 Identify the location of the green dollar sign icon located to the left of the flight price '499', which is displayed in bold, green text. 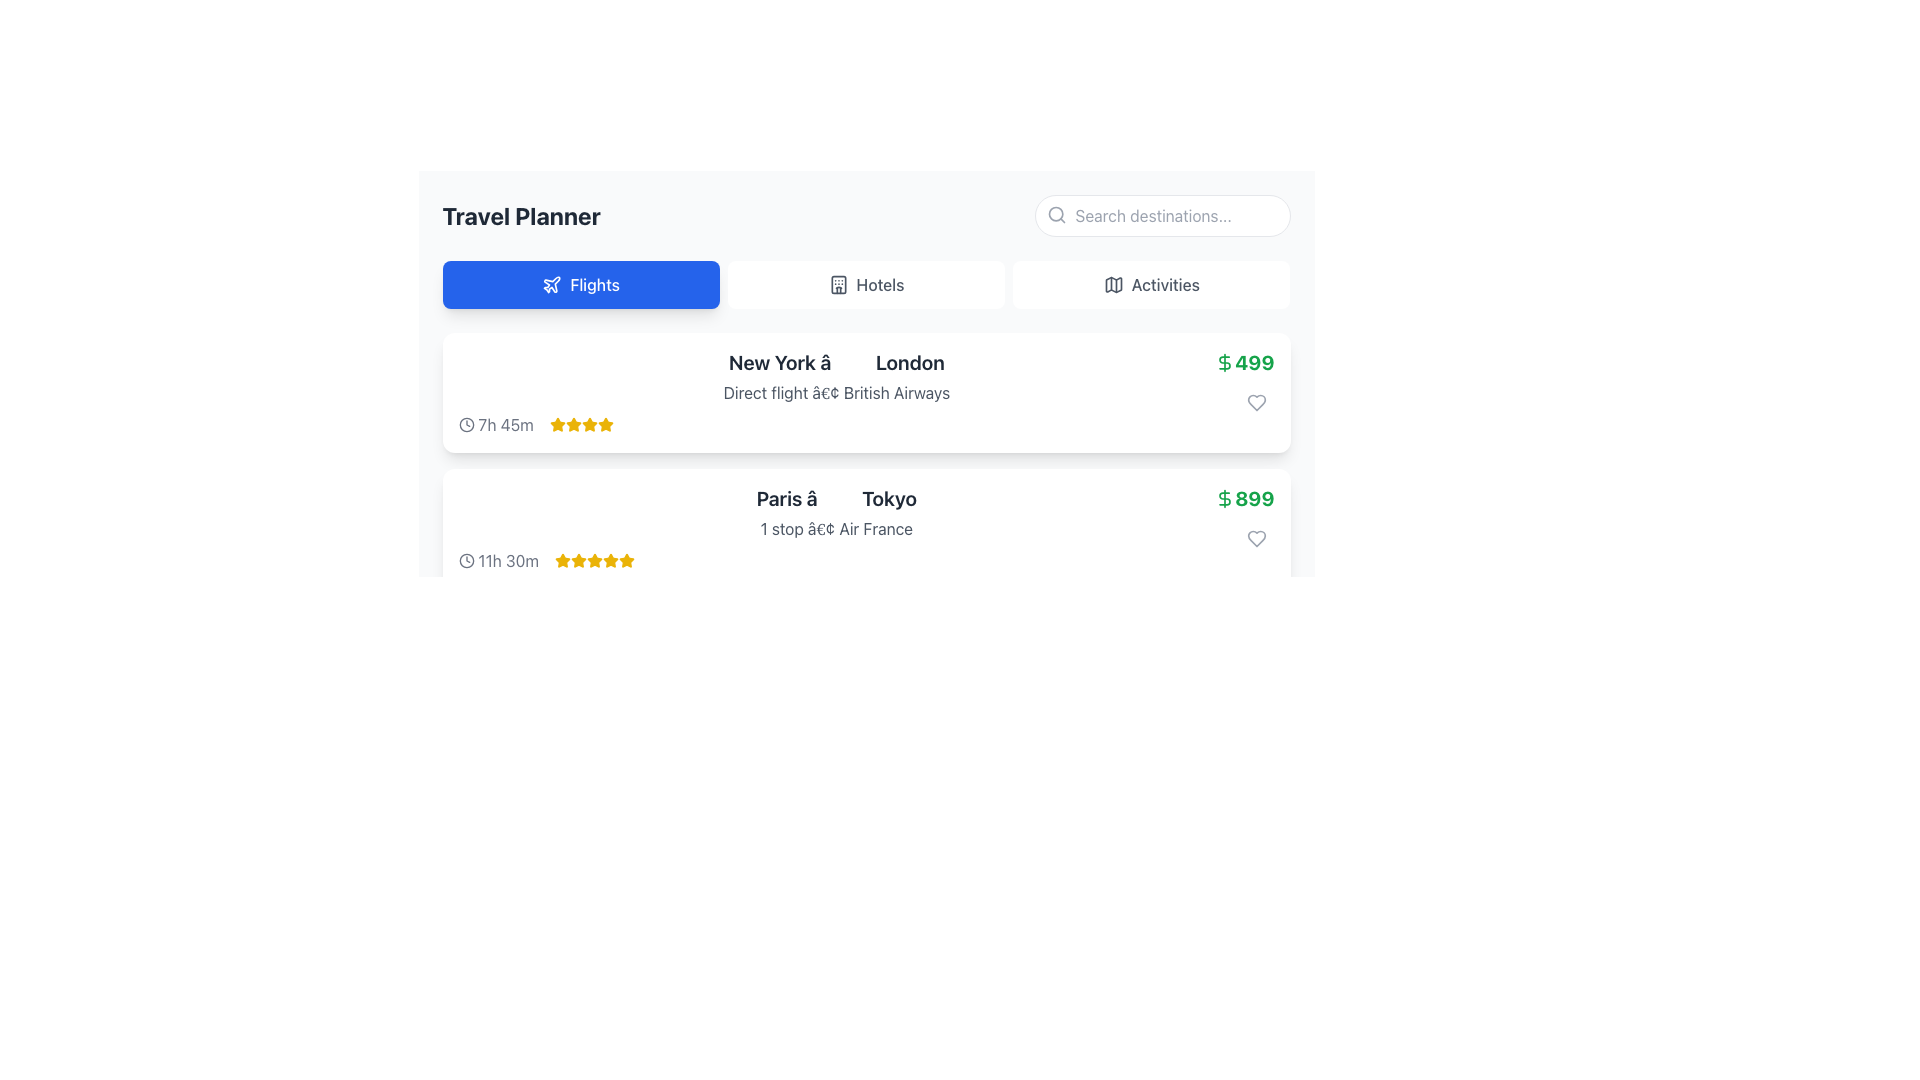
(1224, 362).